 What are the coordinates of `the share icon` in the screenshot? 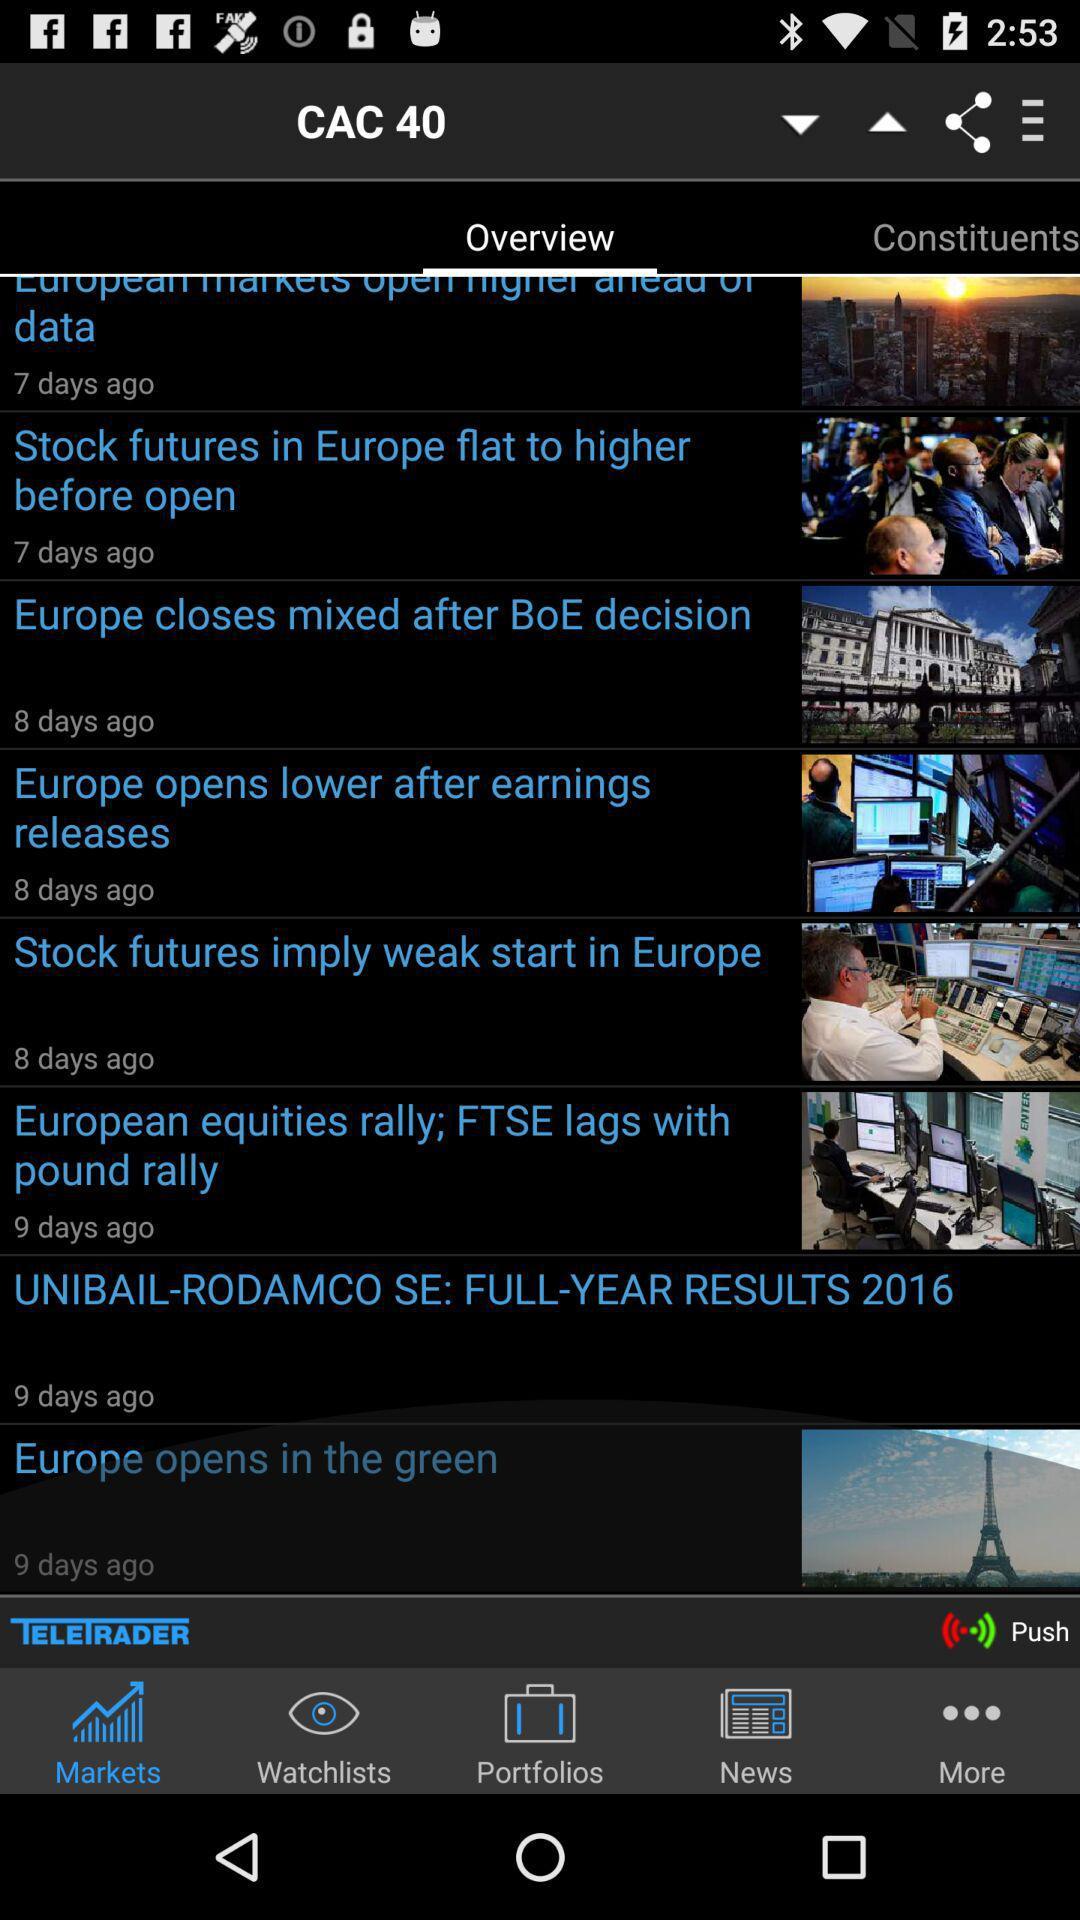 It's located at (968, 128).